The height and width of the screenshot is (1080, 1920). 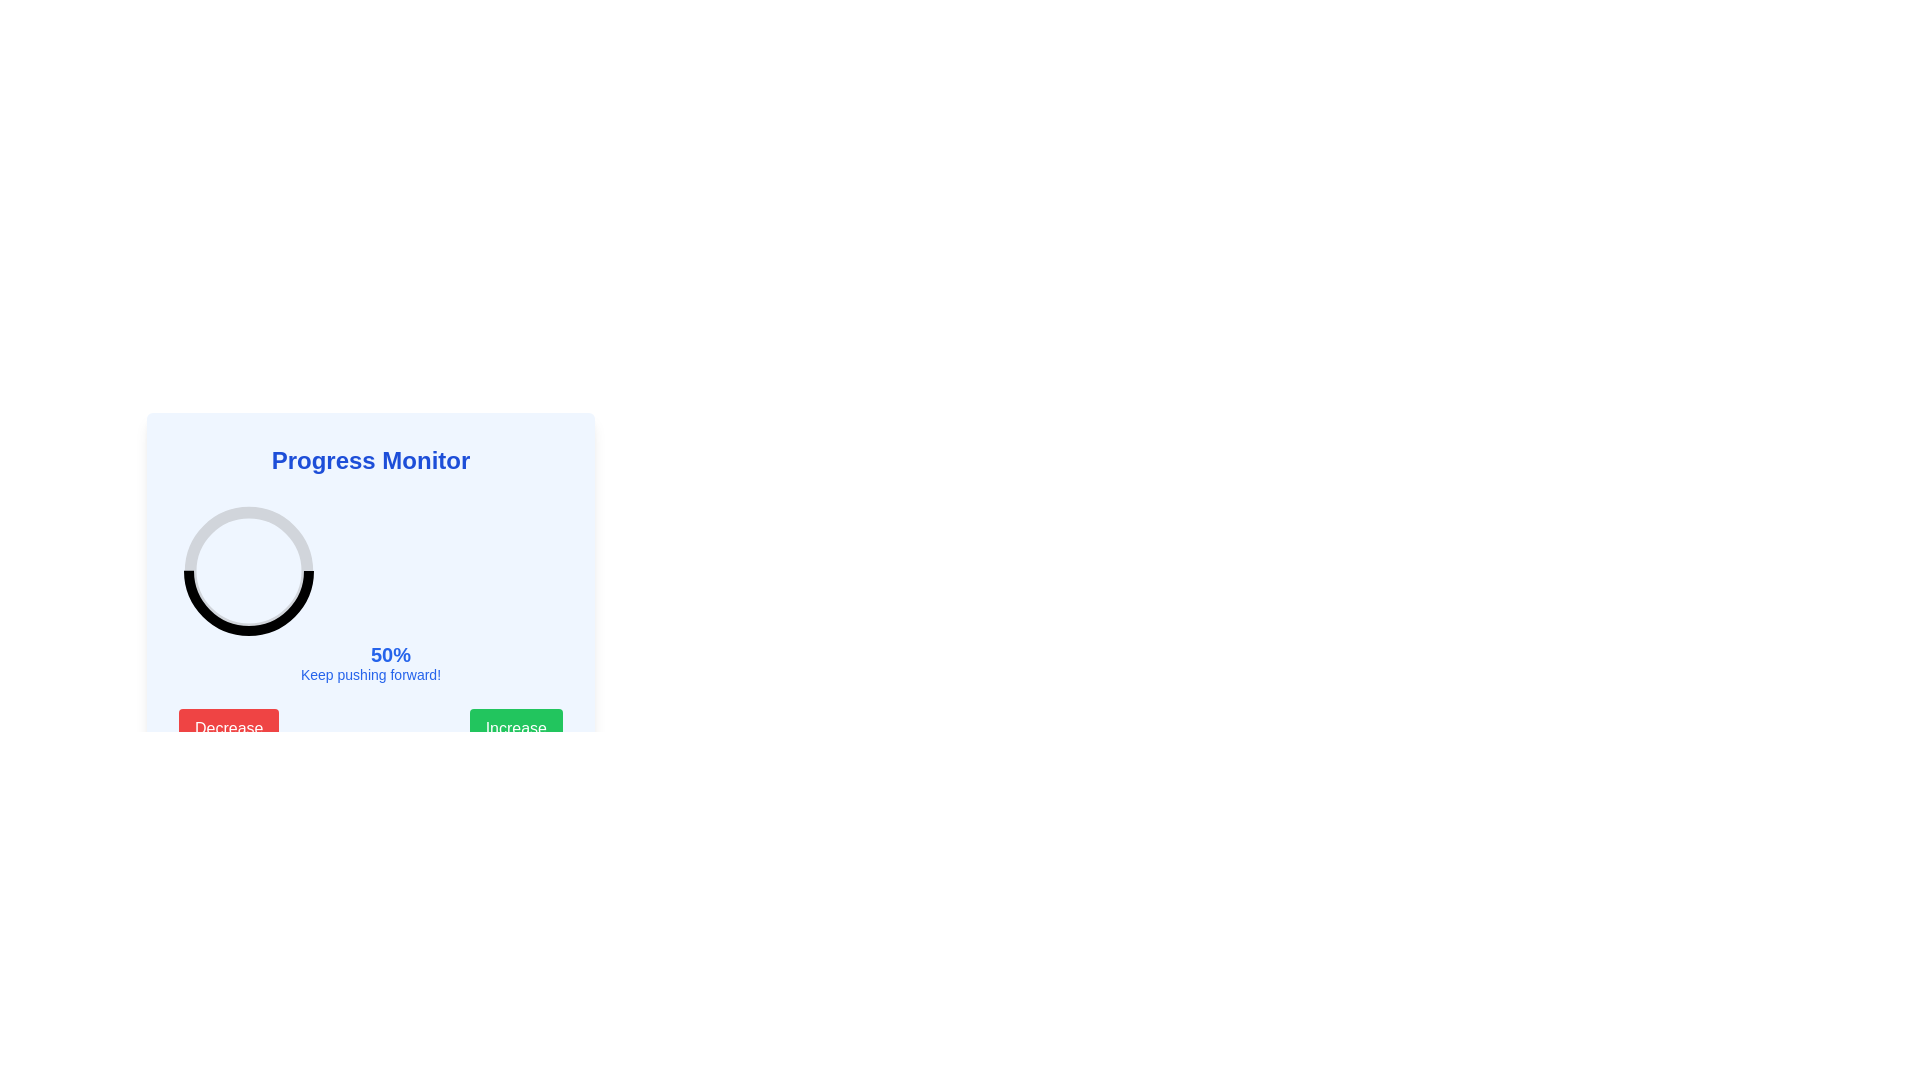 What do you see at coordinates (229, 729) in the screenshot?
I see `the red 'Decrease' button with white text` at bounding box center [229, 729].